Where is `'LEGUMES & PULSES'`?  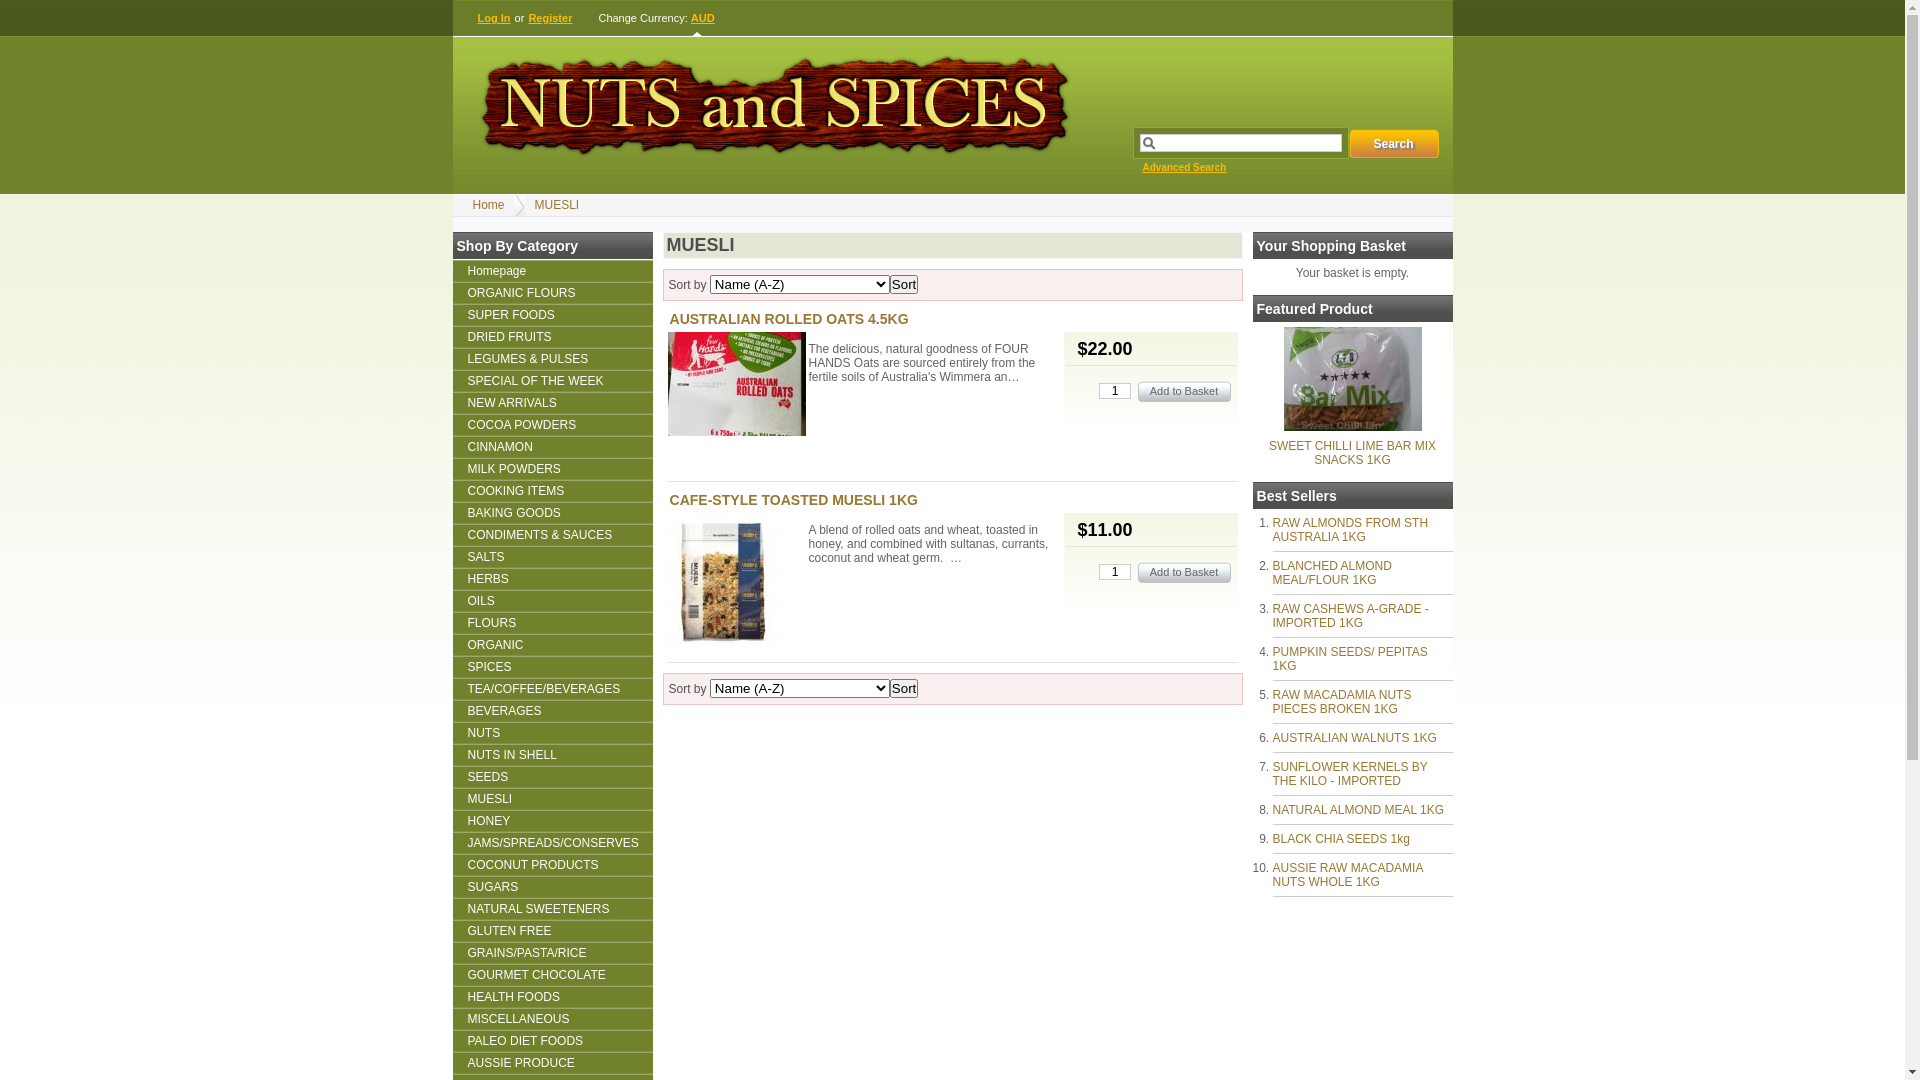 'LEGUMES & PULSES' is located at coordinates (450, 357).